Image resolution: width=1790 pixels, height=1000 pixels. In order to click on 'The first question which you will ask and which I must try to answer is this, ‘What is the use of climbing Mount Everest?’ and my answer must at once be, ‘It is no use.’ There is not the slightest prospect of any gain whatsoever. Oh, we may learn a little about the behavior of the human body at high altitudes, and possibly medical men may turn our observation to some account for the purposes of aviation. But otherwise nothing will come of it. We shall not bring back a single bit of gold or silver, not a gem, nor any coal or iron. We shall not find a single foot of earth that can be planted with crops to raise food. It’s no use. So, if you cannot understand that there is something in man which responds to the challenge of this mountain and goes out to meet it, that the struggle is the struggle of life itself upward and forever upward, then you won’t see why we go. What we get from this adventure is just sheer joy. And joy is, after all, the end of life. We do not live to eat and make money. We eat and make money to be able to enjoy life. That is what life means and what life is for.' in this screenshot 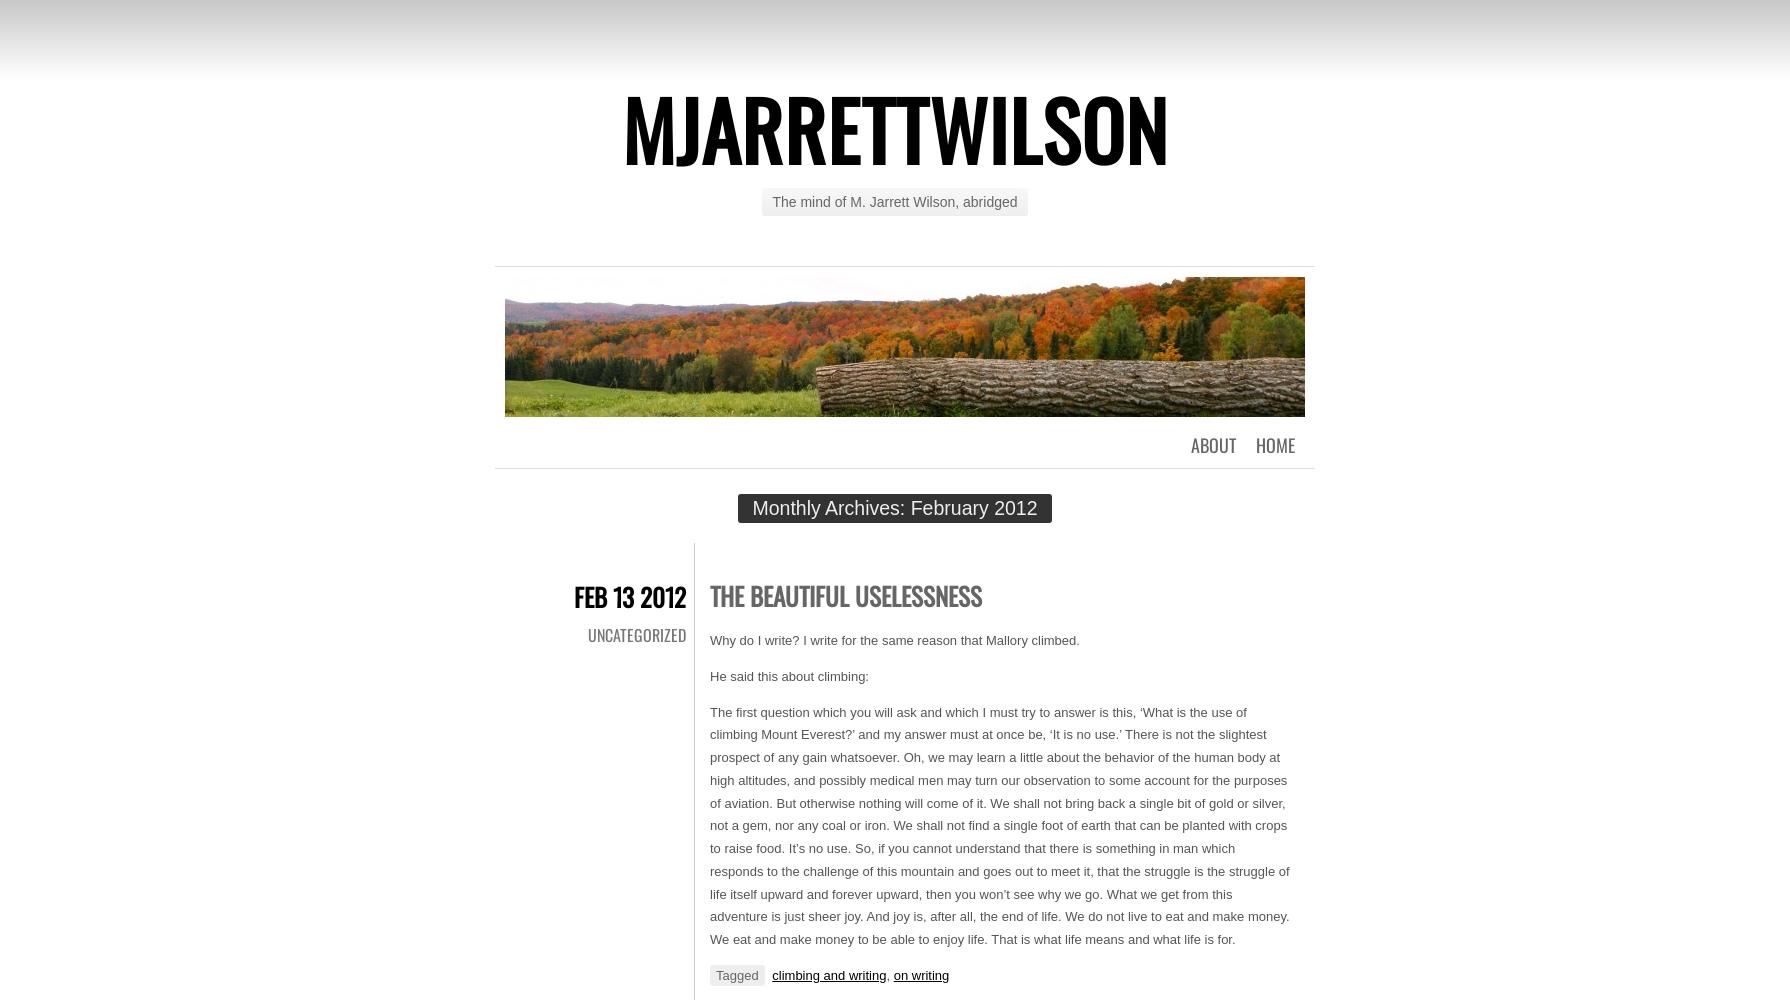, I will do `click(999, 824)`.